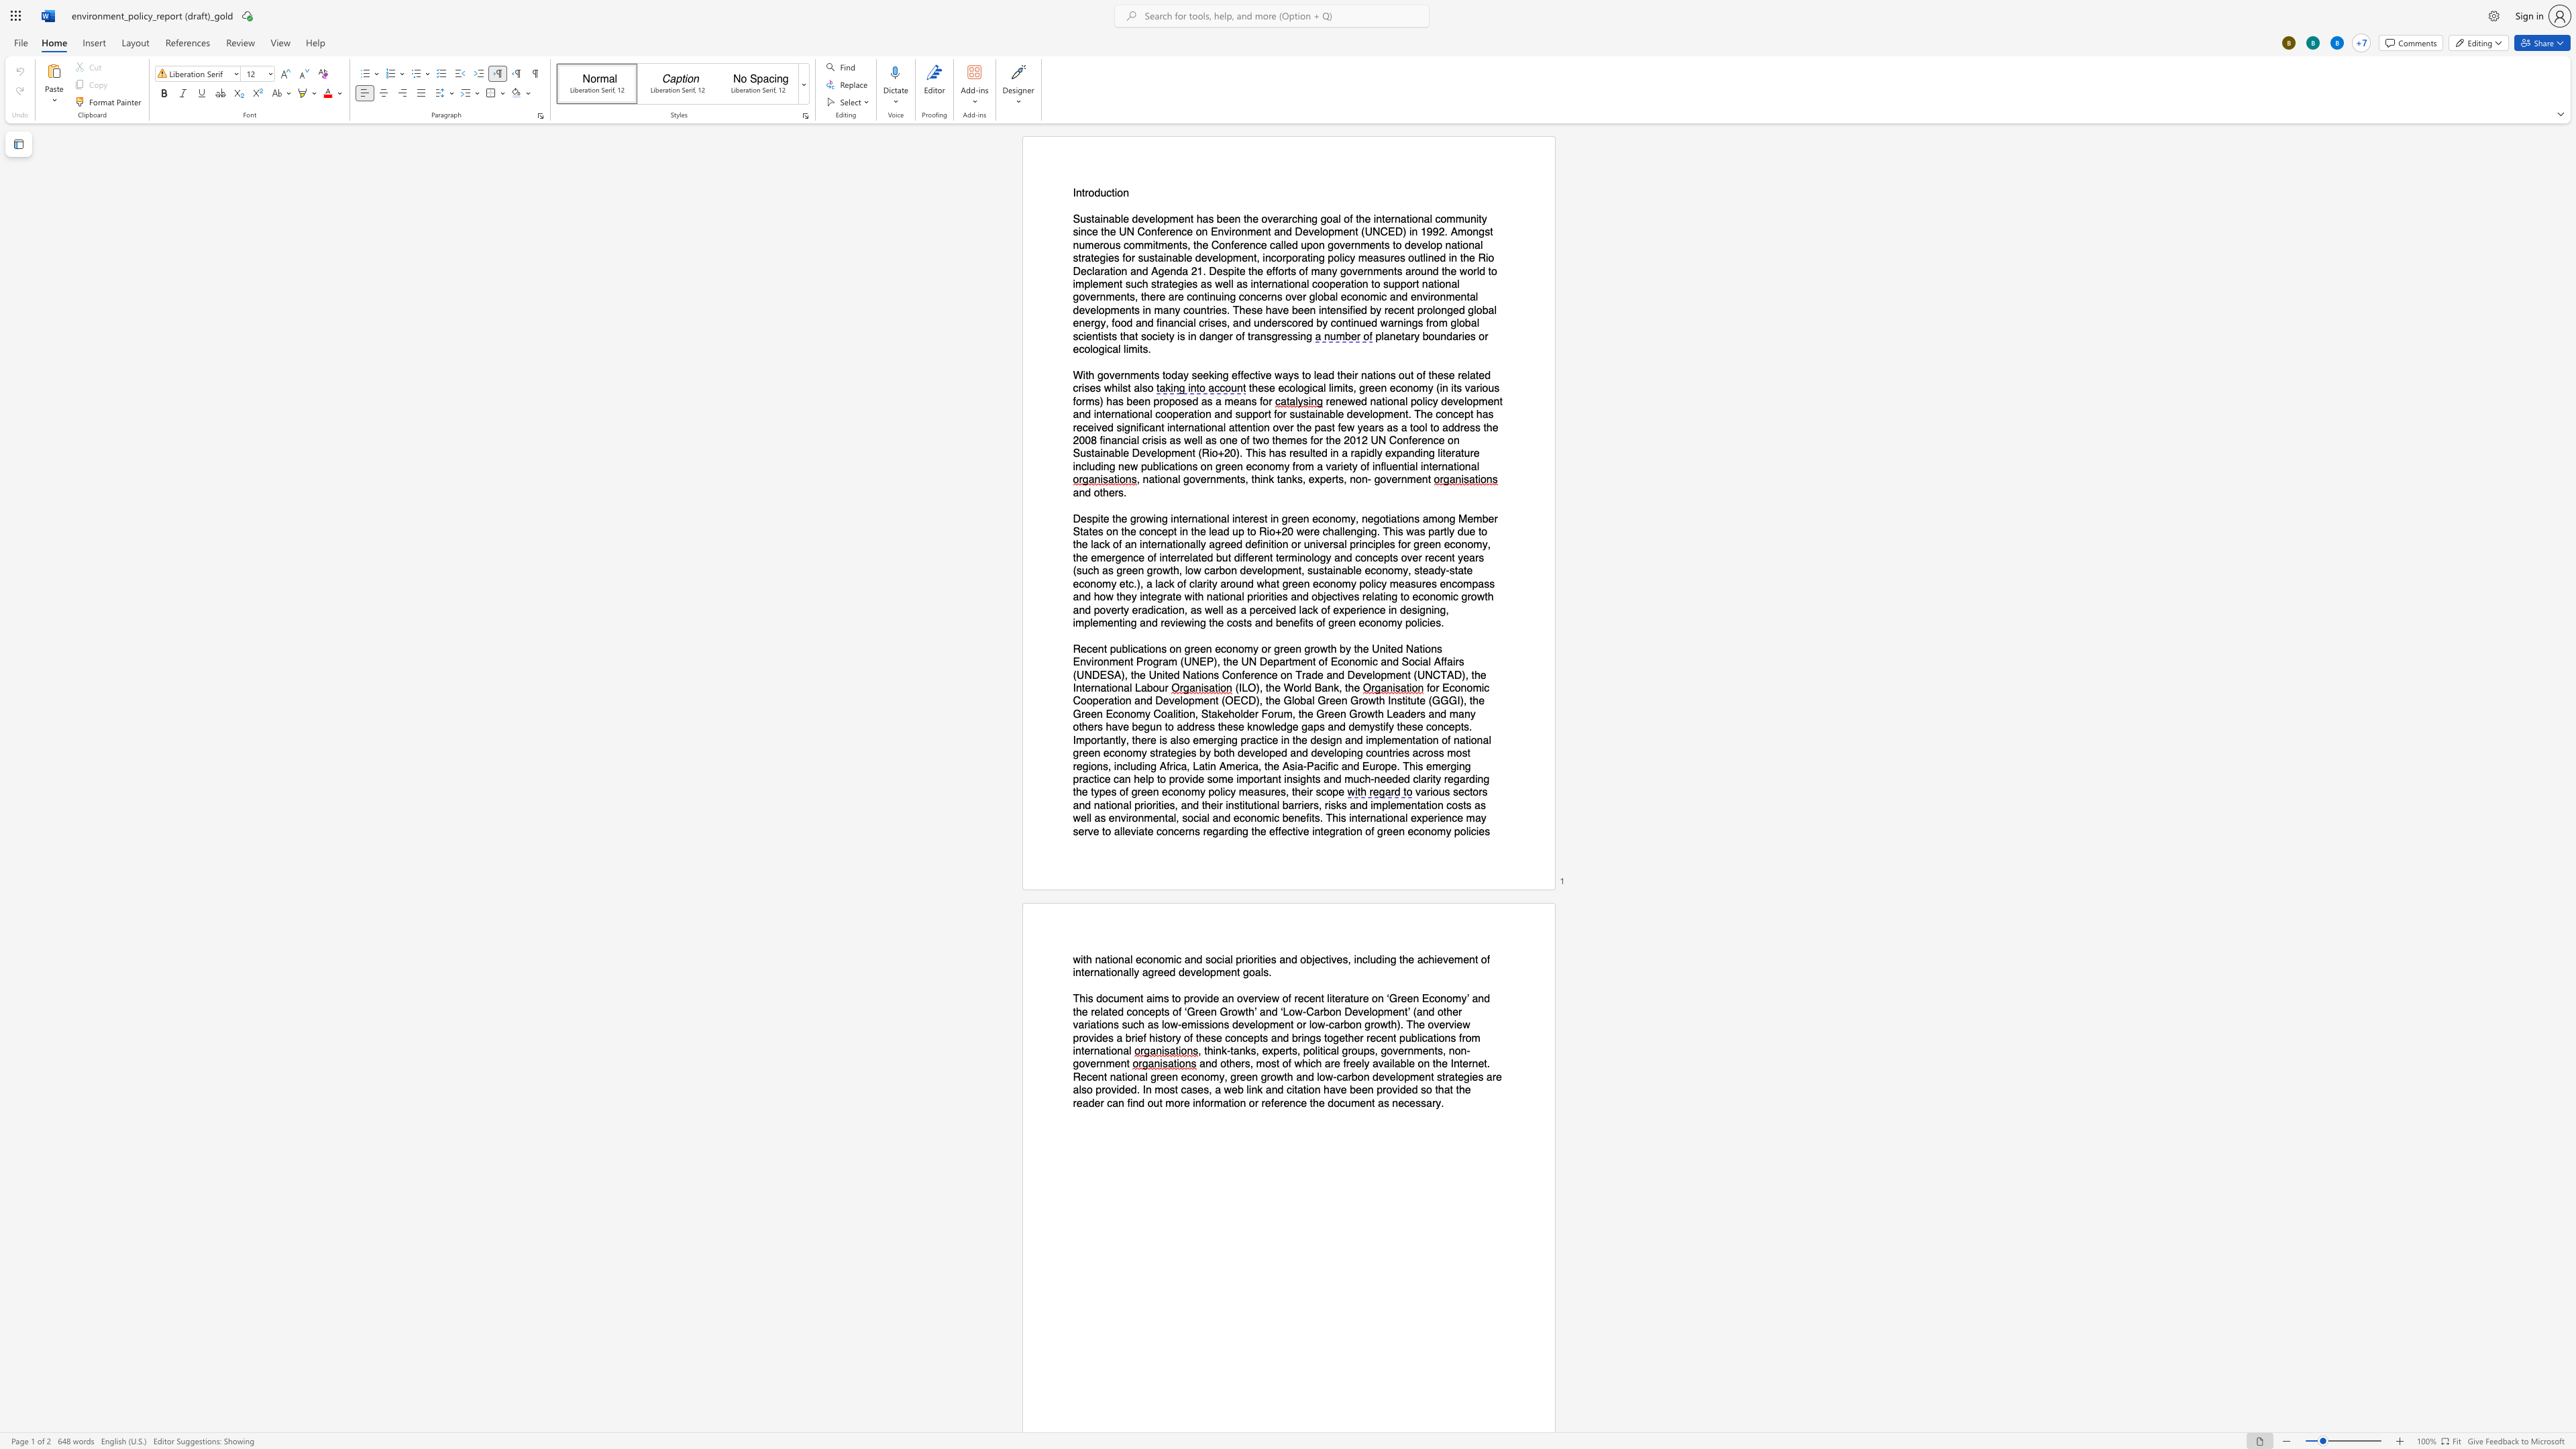 The height and width of the screenshot is (1449, 2576). I want to click on the space between the continuous character "h" and "a" in the text, so click(1201, 218).